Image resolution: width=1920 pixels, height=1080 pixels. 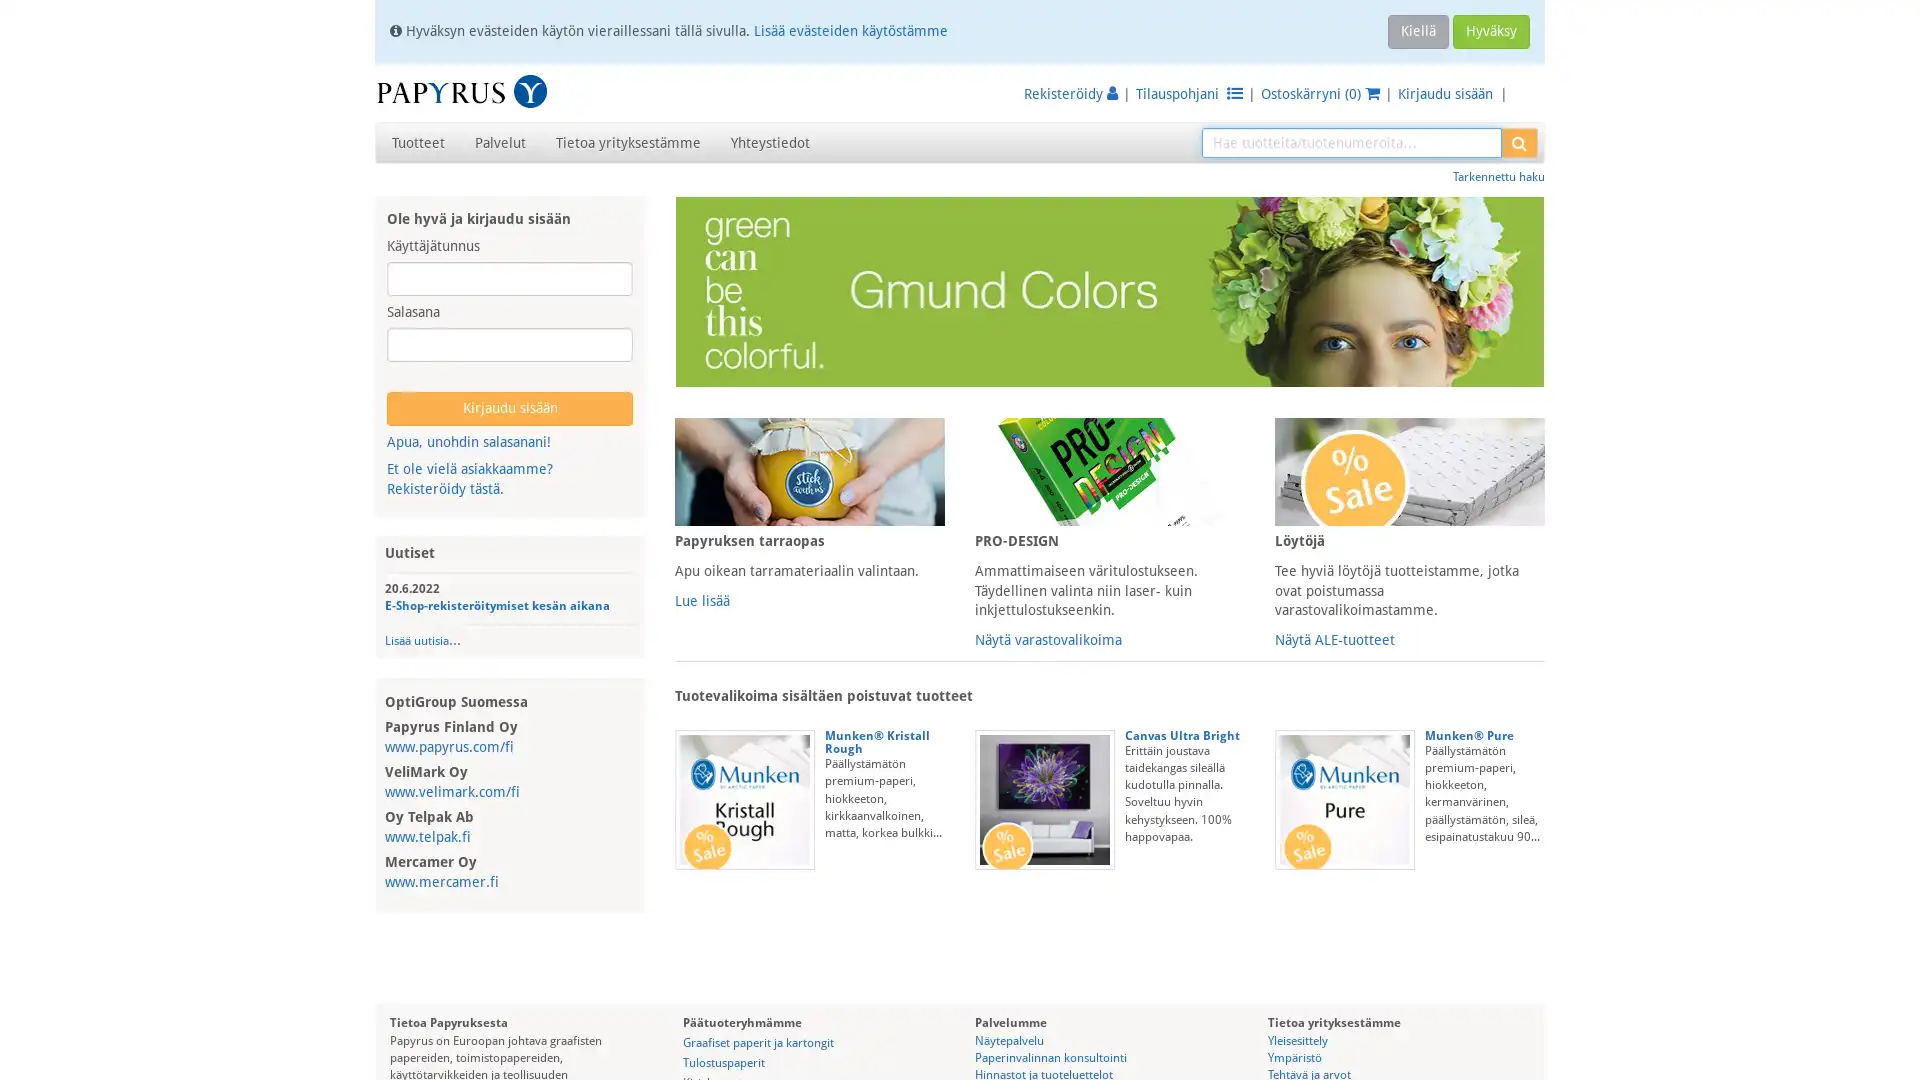 What do you see at coordinates (1417, 31) in the screenshot?
I see `Kiella` at bounding box center [1417, 31].